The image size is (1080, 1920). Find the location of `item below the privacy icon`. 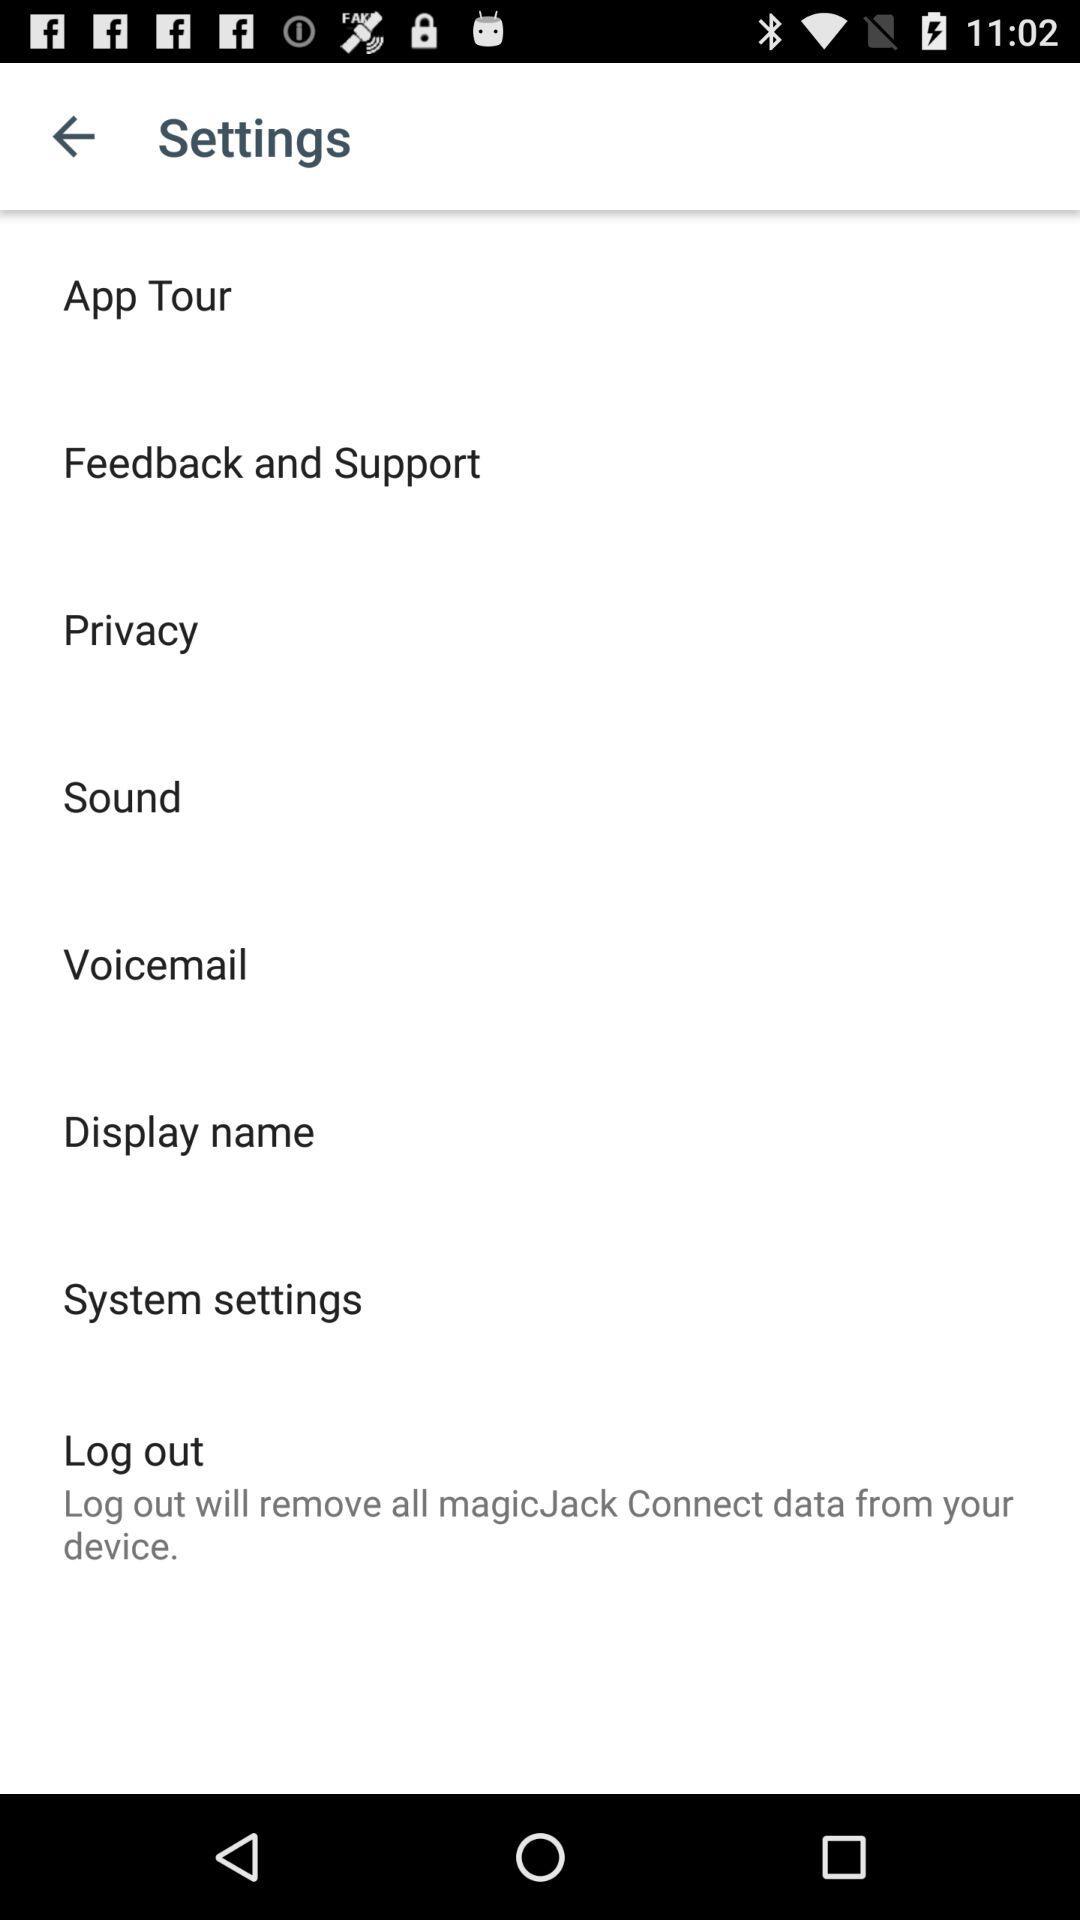

item below the privacy icon is located at coordinates (122, 794).